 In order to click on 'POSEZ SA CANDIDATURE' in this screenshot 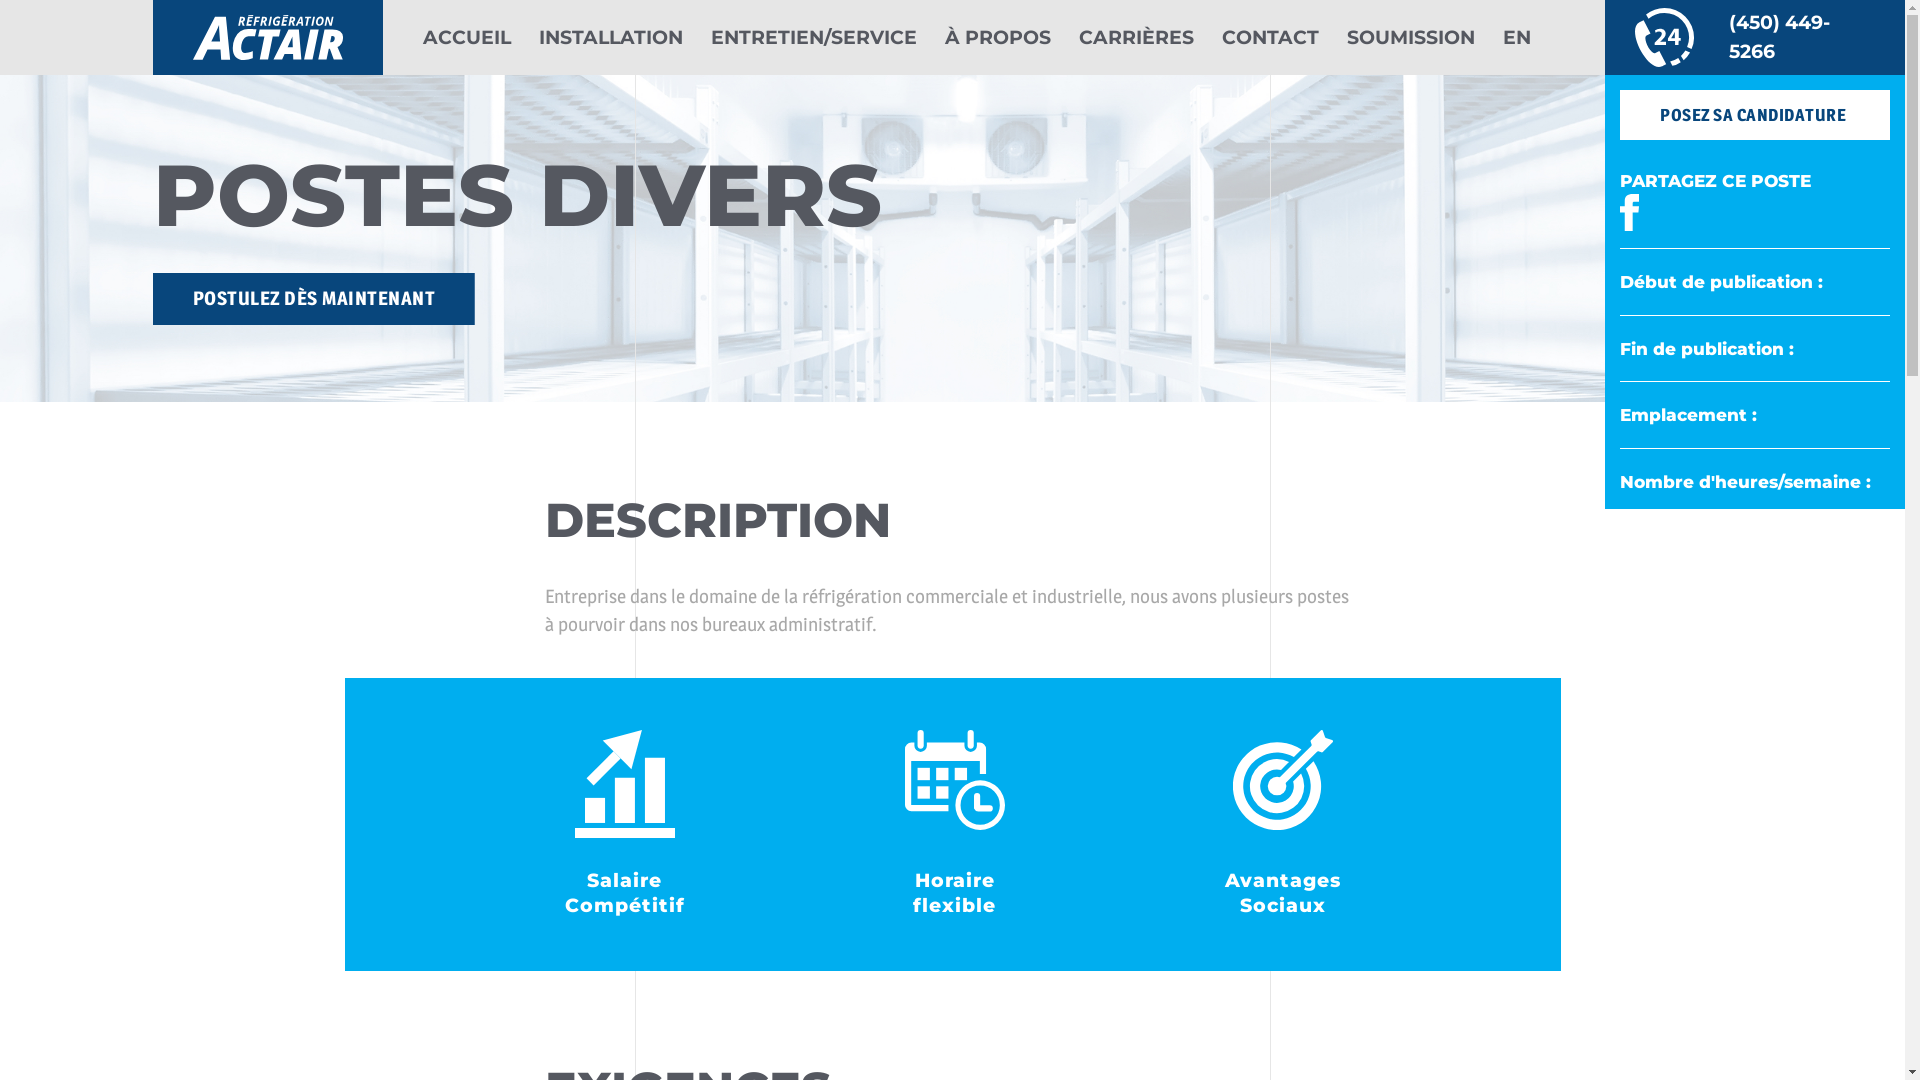, I will do `click(1754, 115)`.